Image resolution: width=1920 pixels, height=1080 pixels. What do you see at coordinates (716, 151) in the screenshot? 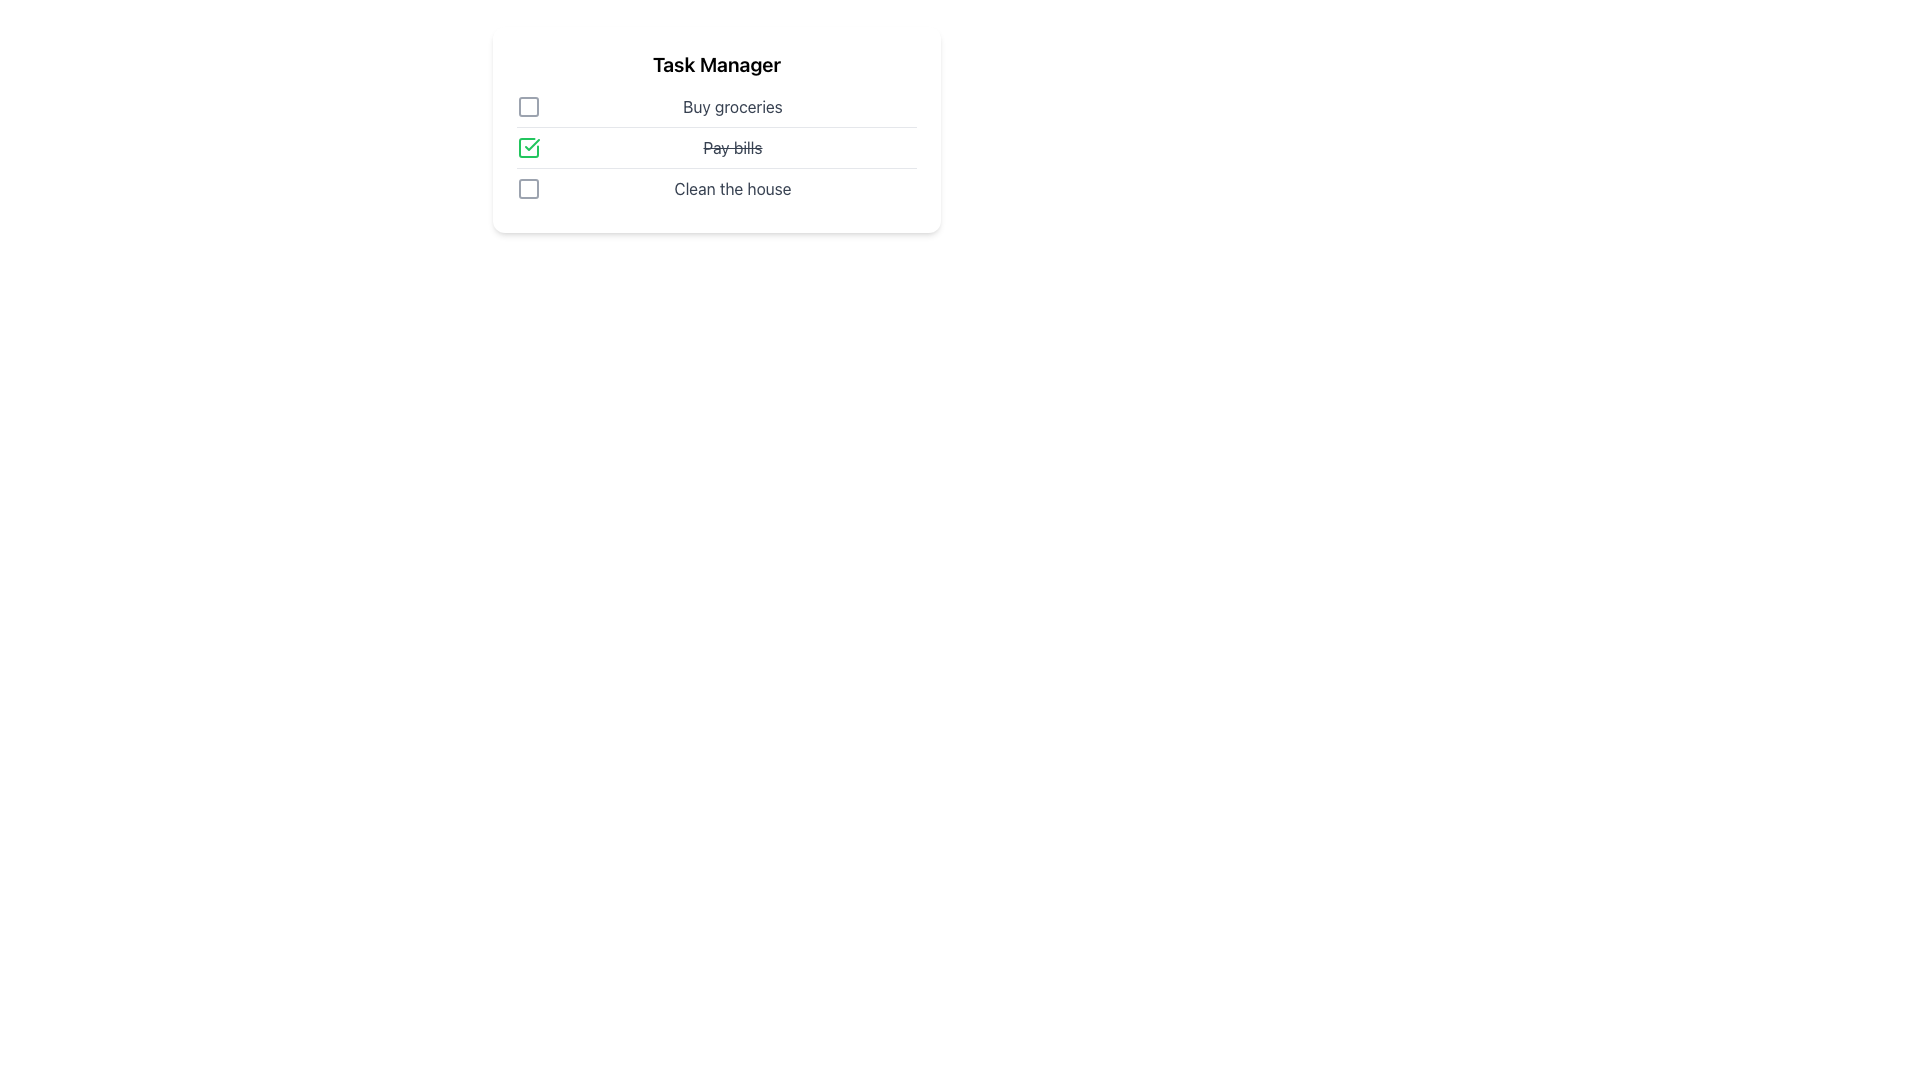
I see `the checkbox labeled 'Pay bills'` at bounding box center [716, 151].